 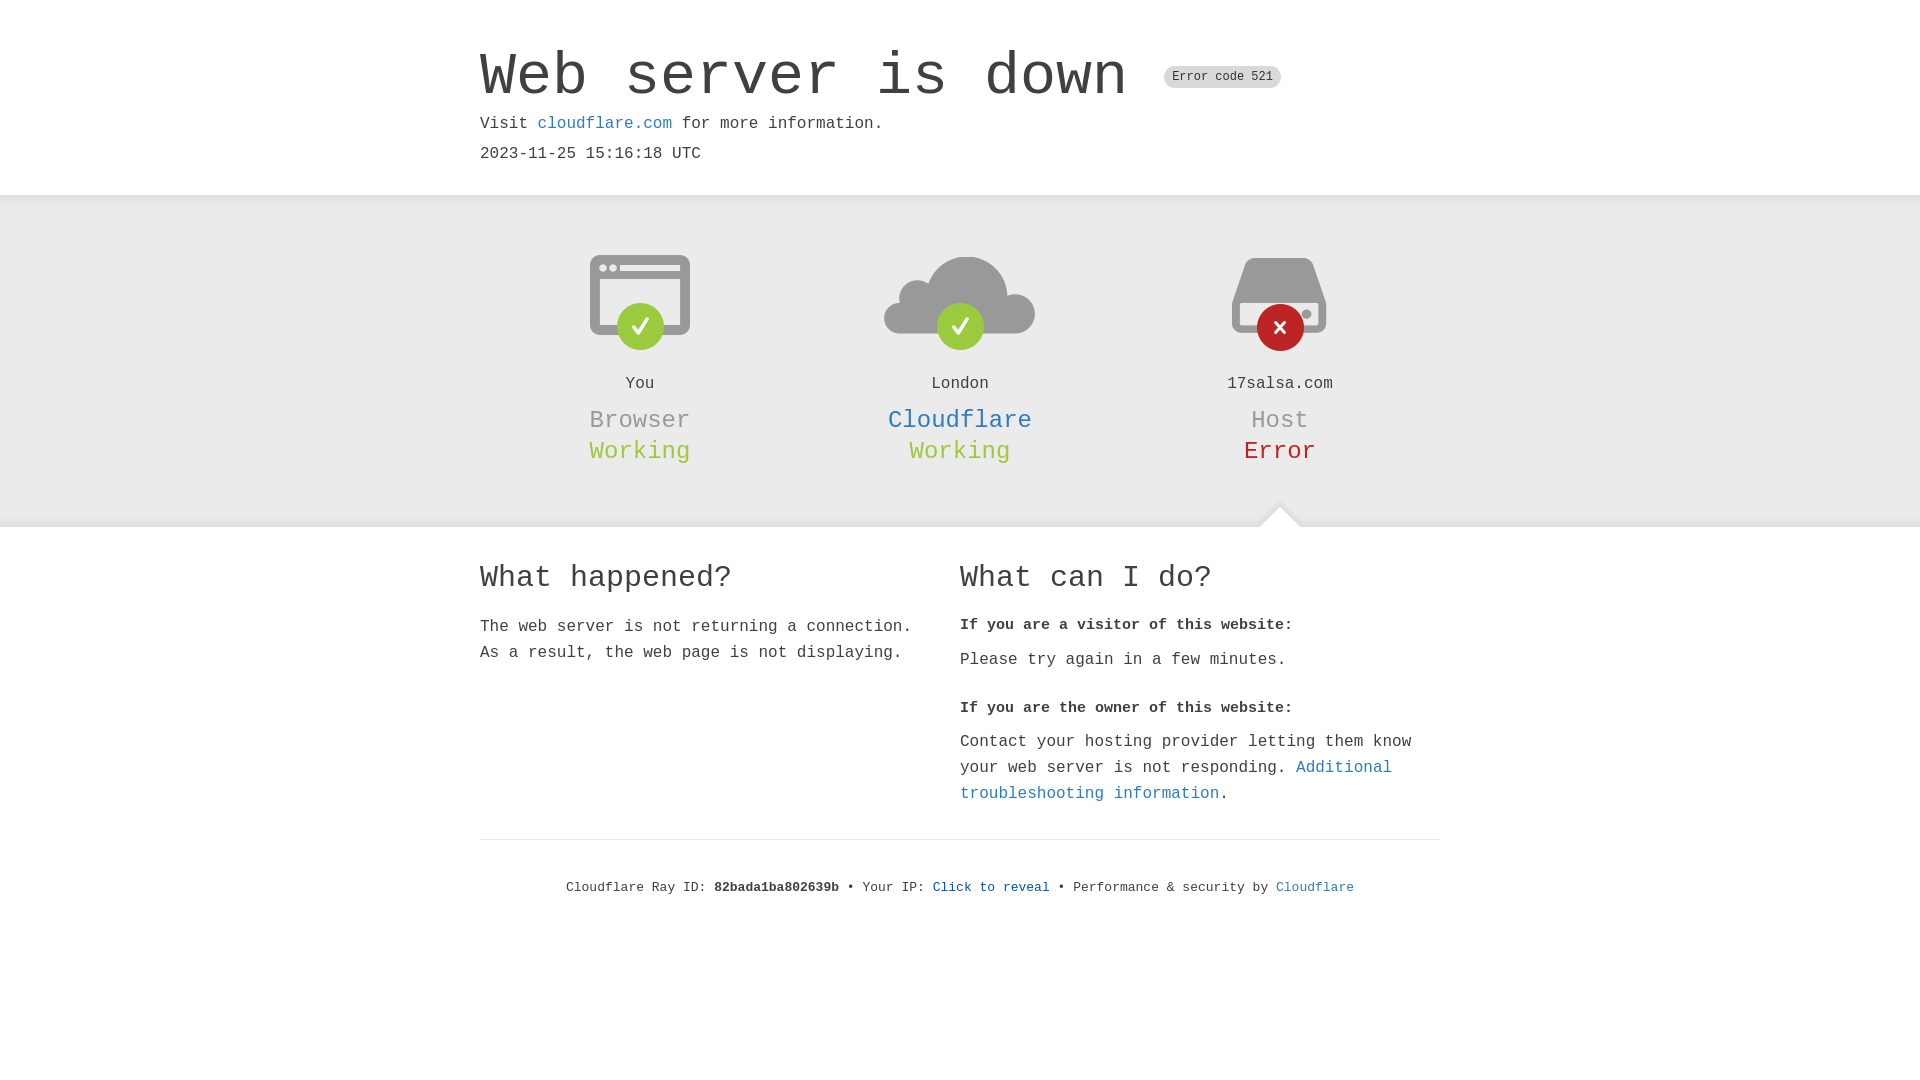 I want to click on 'cloudflare.com', so click(x=603, y=123).